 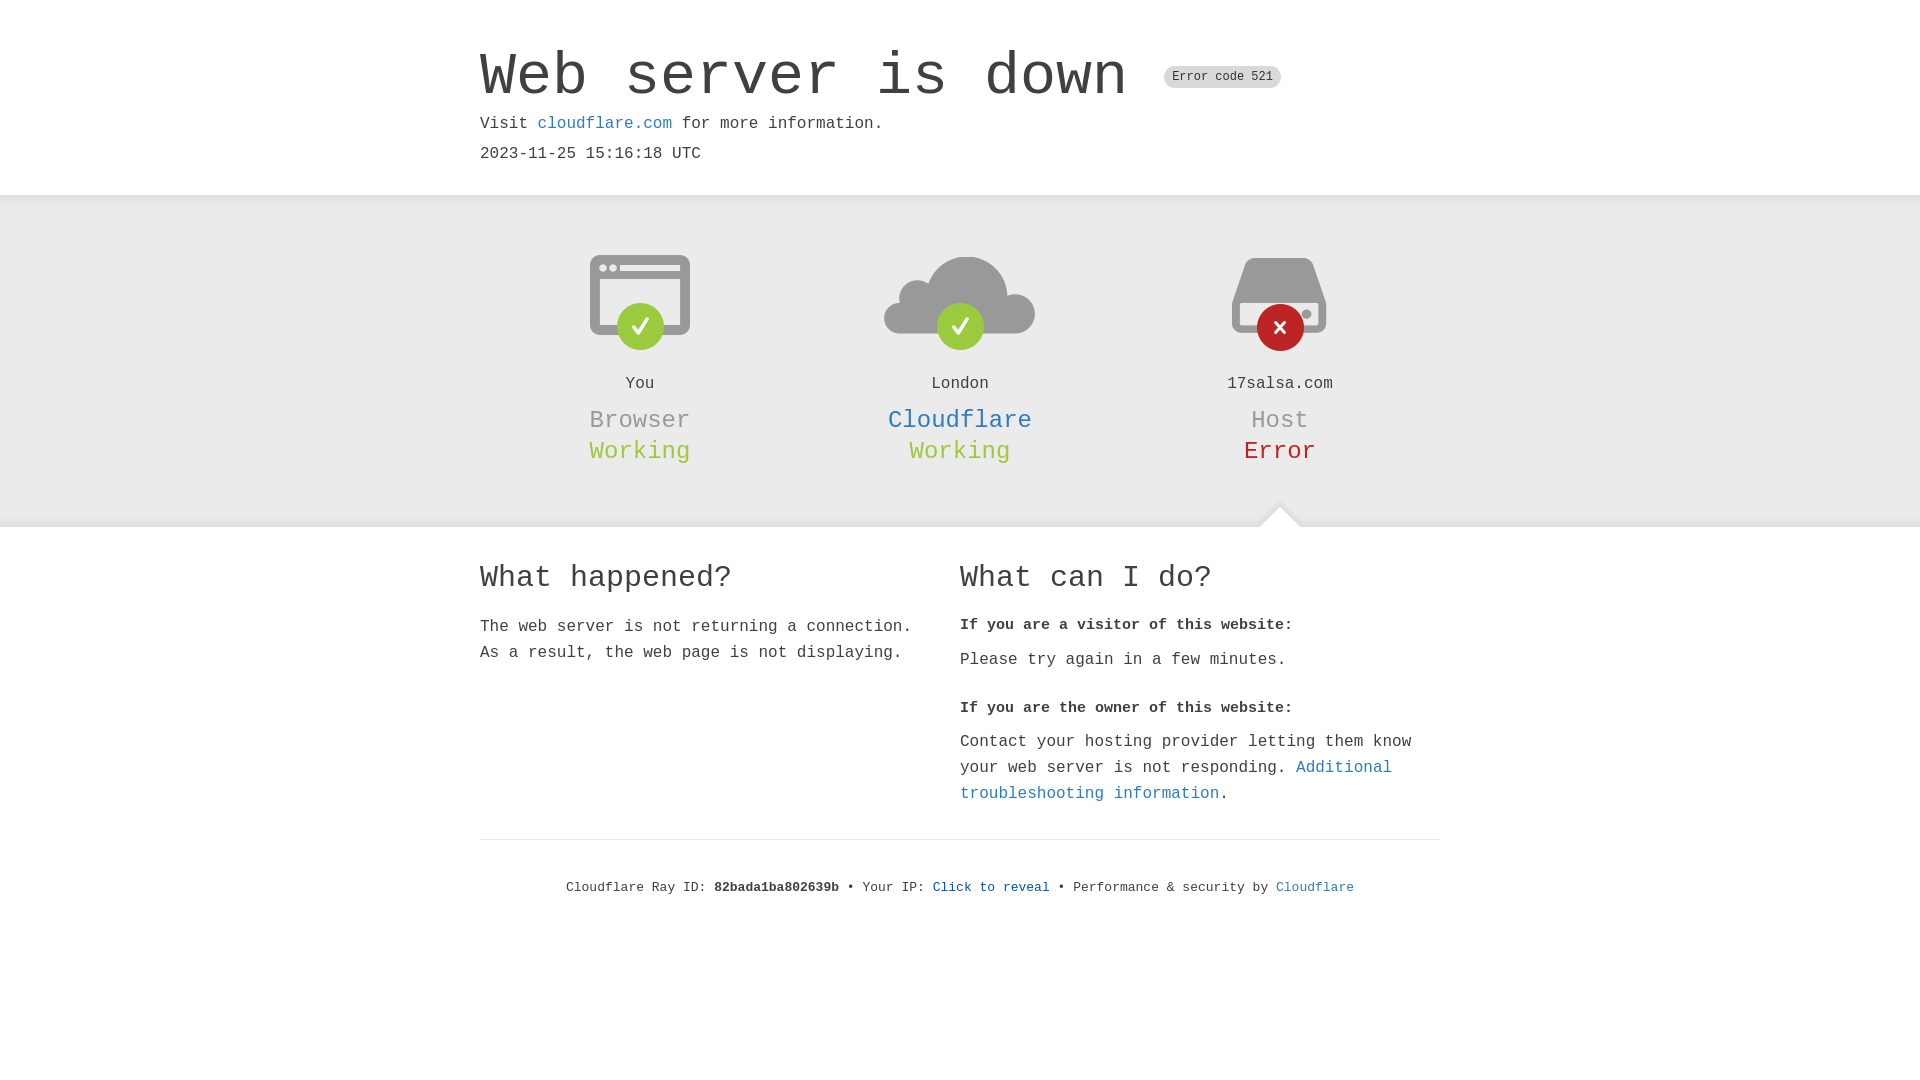 I want to click on 'cloudflare.com', so click(x=603, y=123).